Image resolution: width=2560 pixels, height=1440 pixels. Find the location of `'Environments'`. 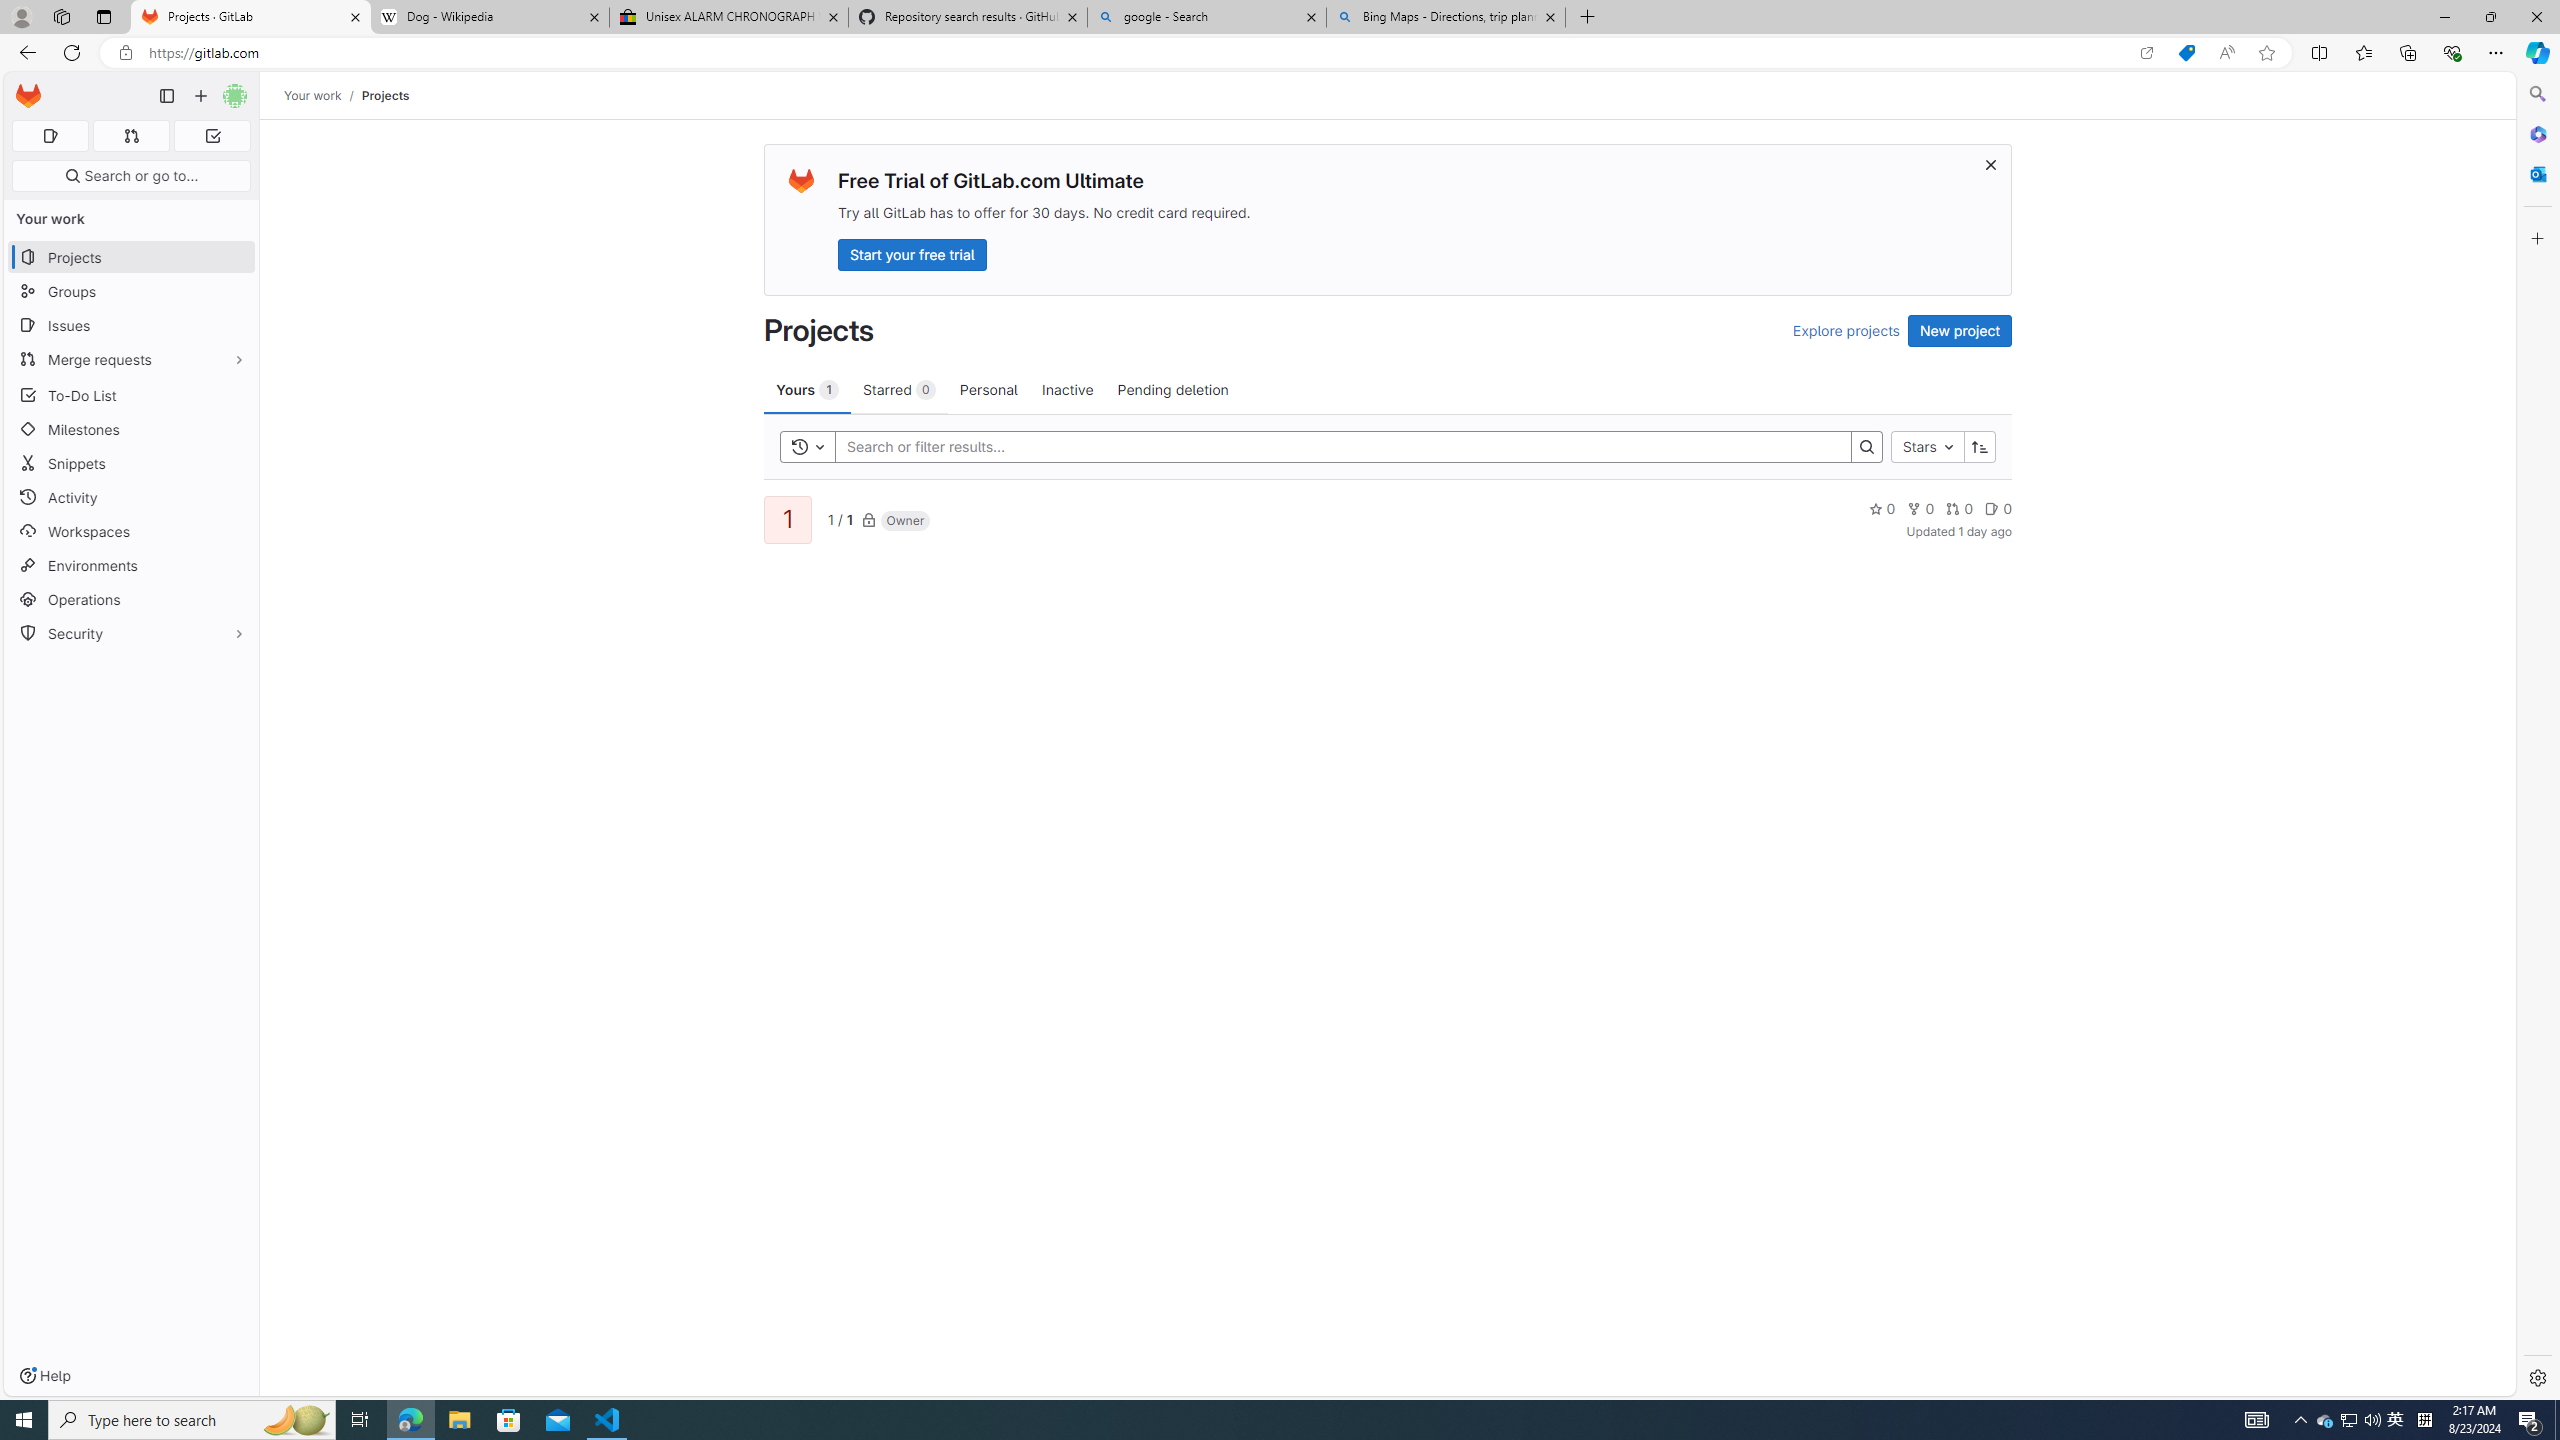

'Environments' is located at coordinates (130, 564).